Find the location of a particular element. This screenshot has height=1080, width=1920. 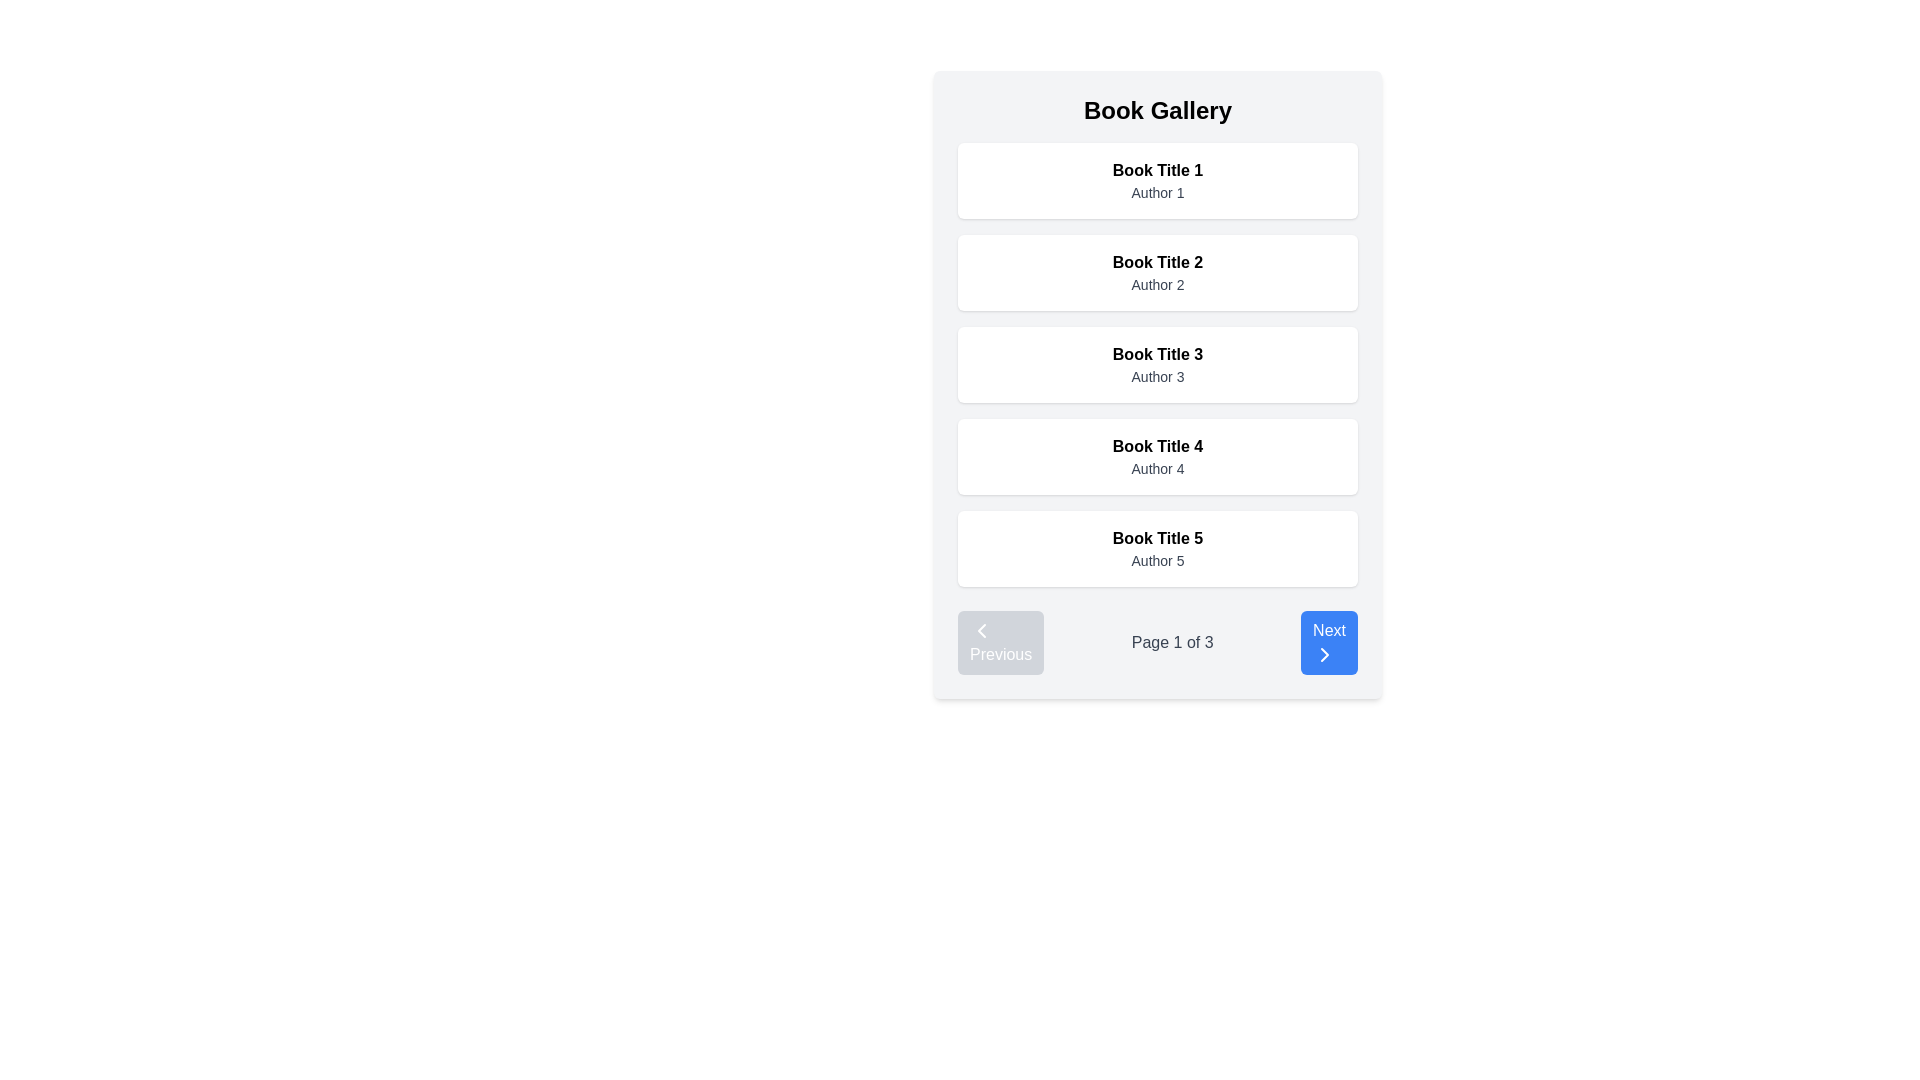

the text label indicating the author of 'Book Title 1' in the first card of the vertically stacked list is located at coordinates (1157, 192).